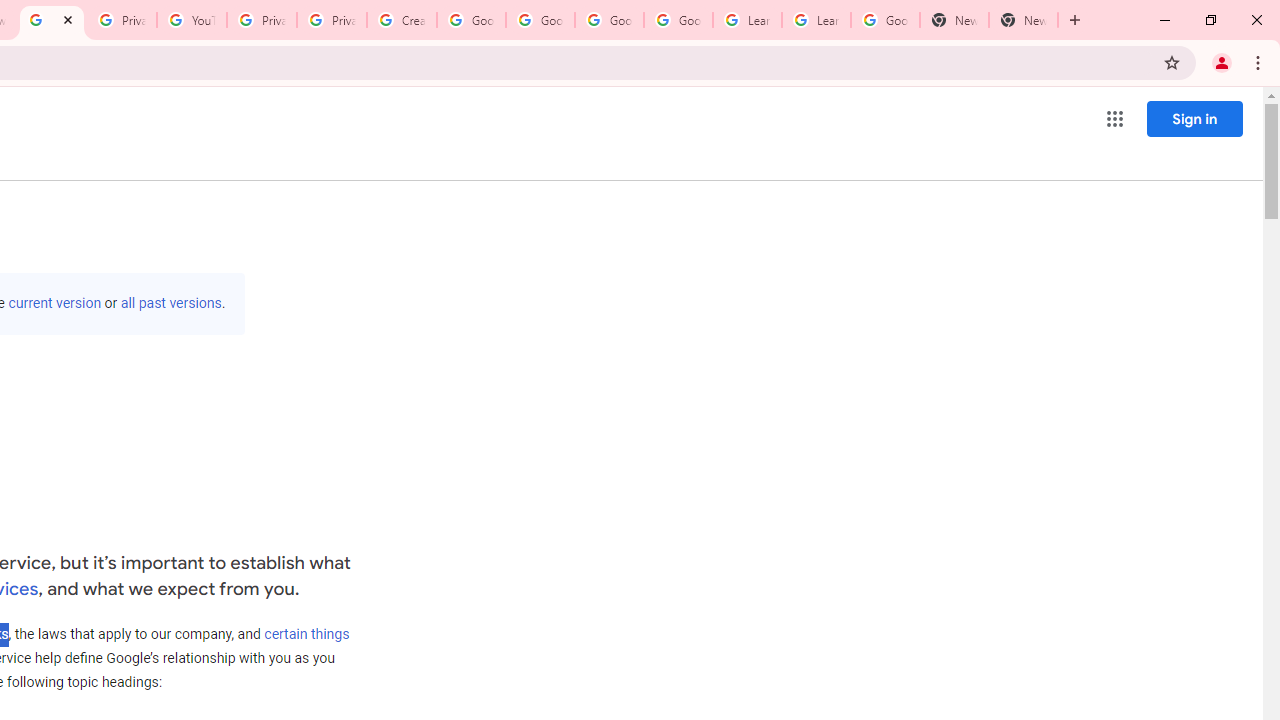 This screenshot has width=1280, height=720. Describe the element at coordinates (192, 20) in the screenshot. I see `'YouTube'` at that location.